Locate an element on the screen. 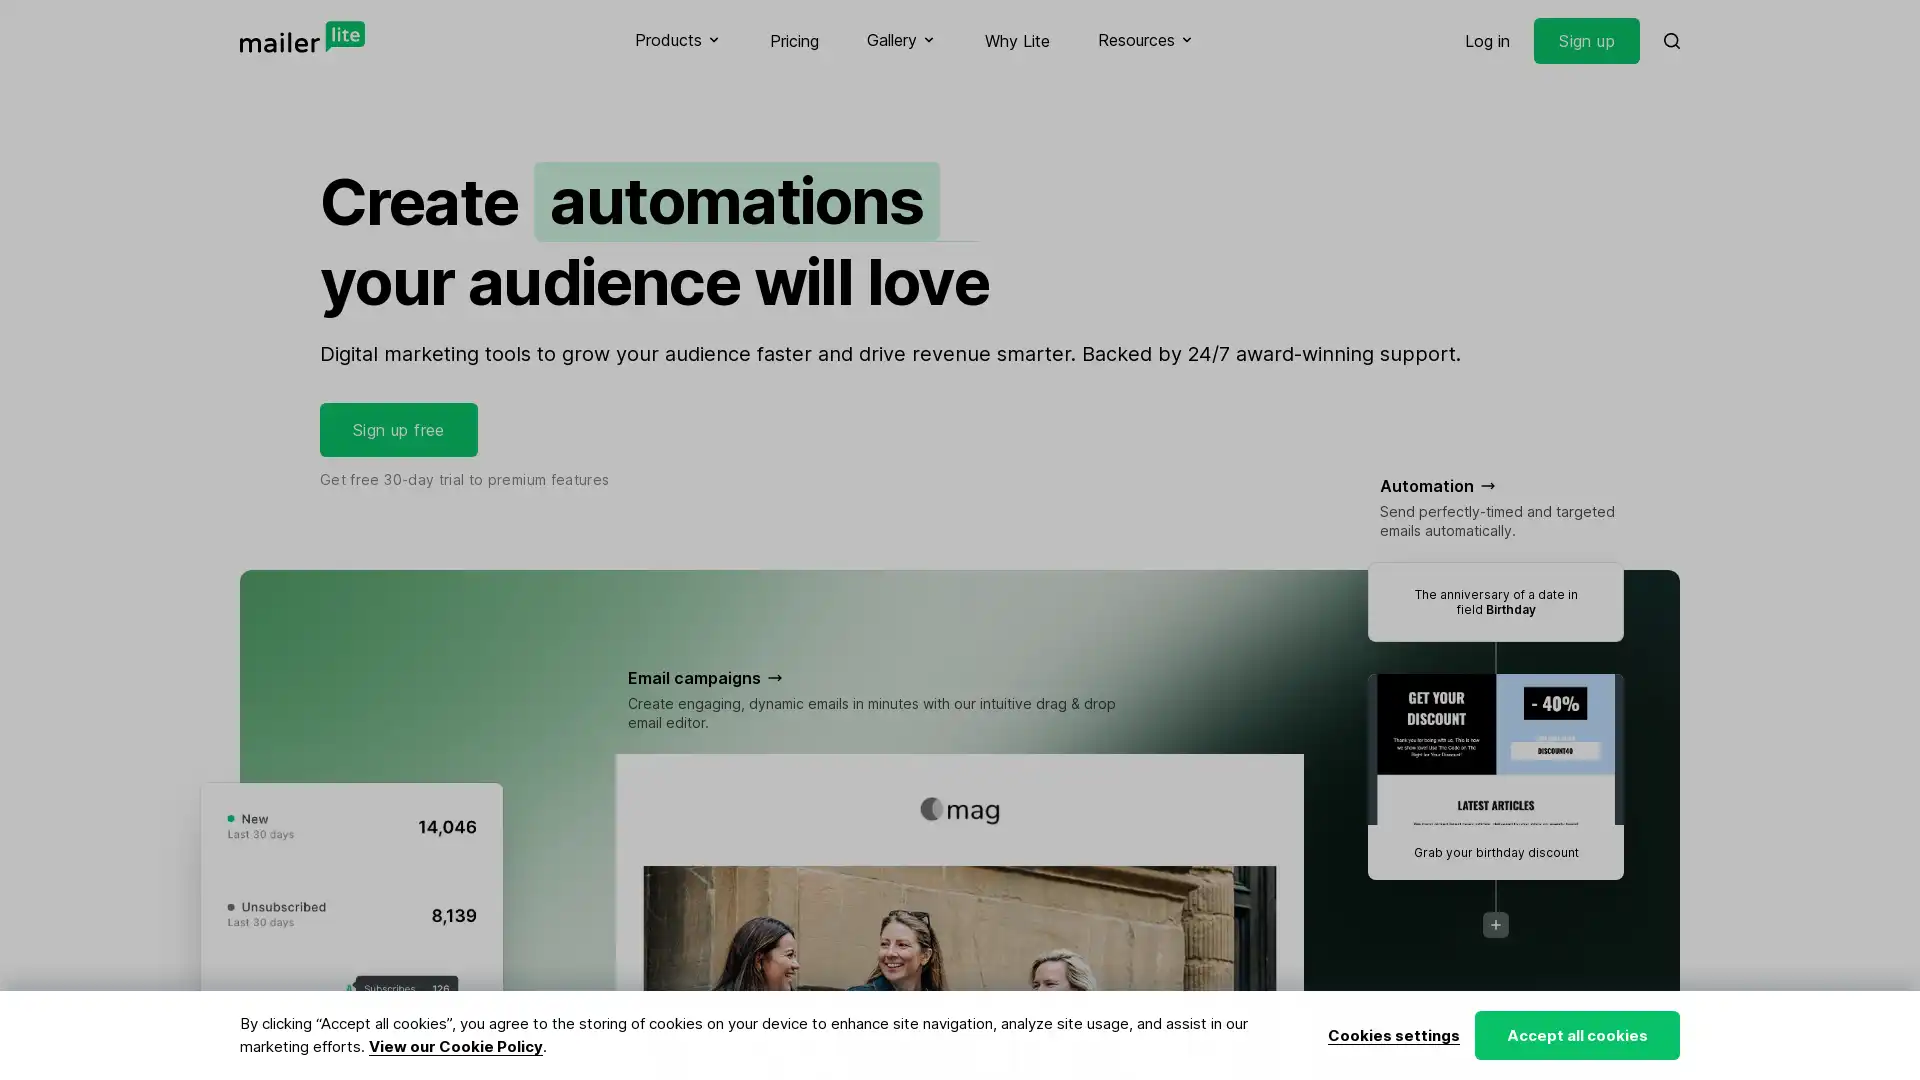 The height and width of the screenshot is (1080, 1920). Search MailerLite is located at coordinates (1670, 41).